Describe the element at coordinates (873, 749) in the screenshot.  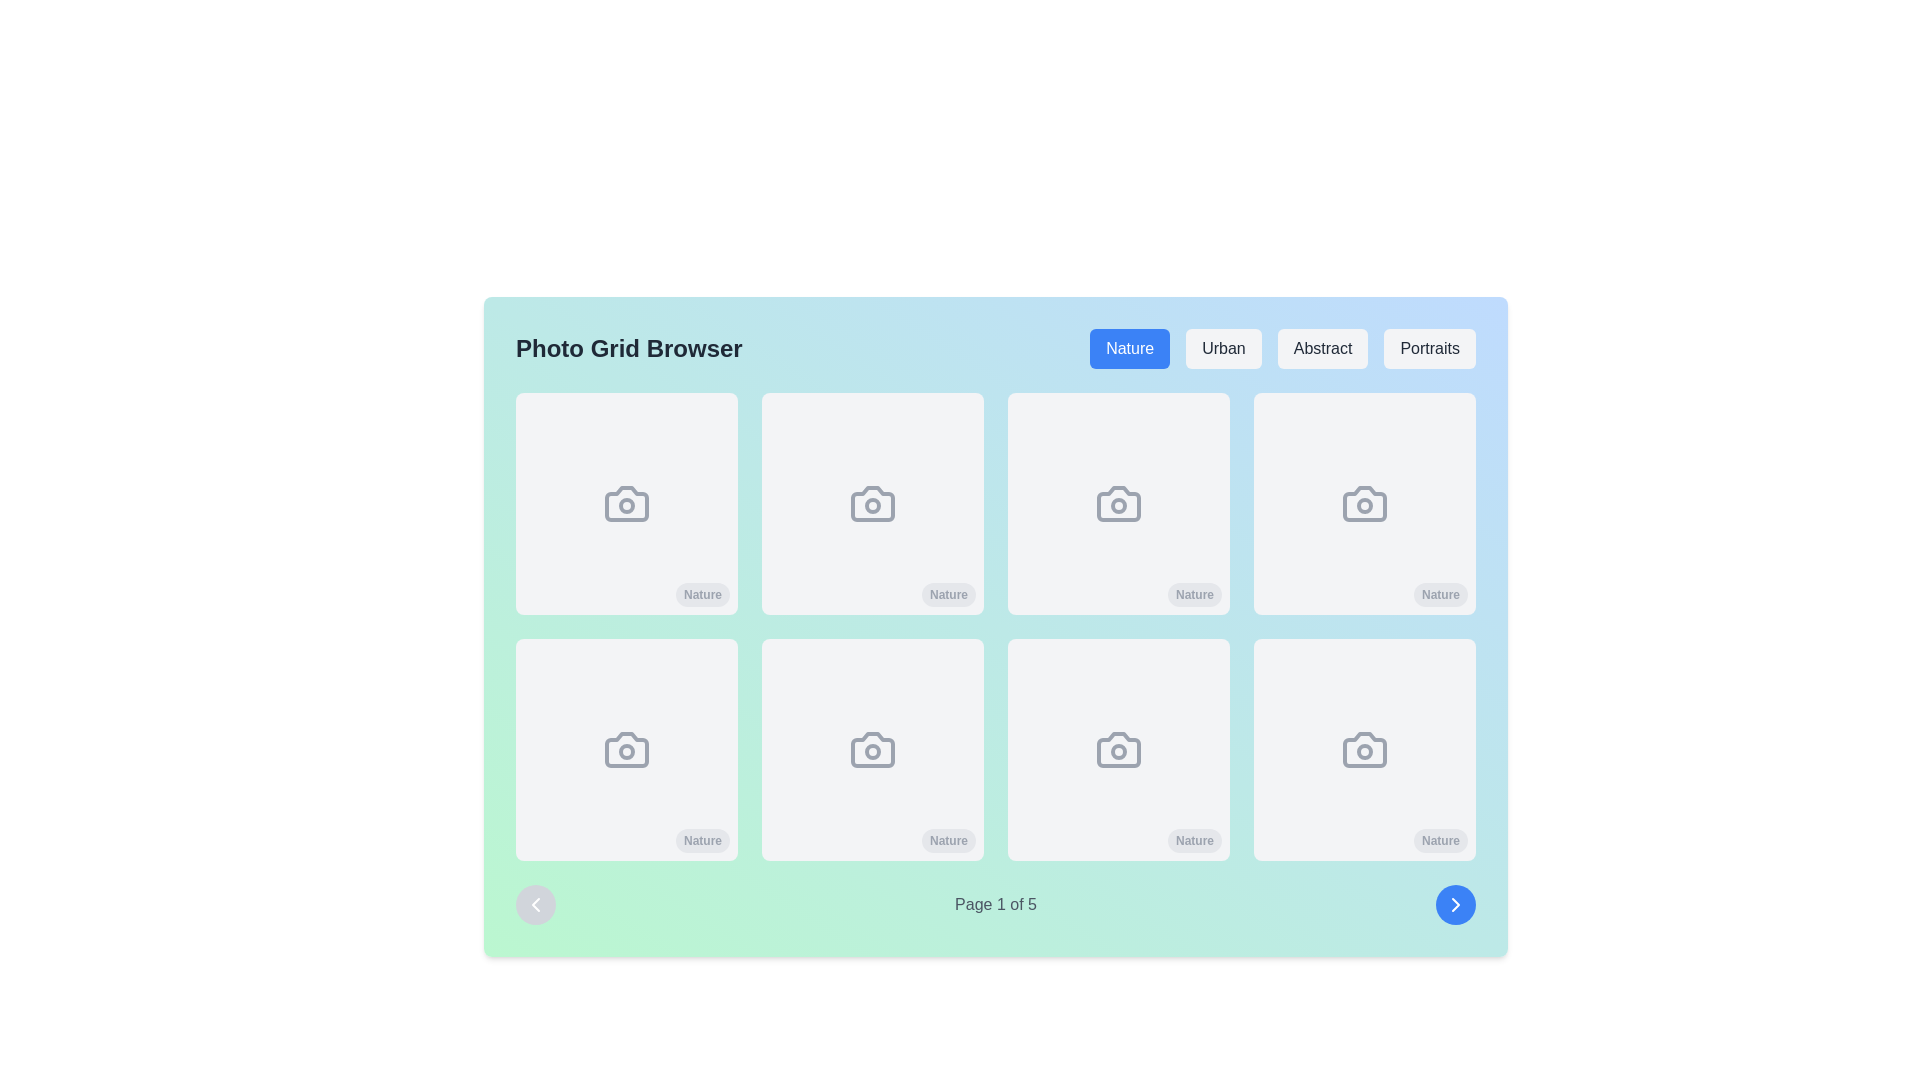
I see `the grid item labeled 'Nature' in the third column of the second row` at that location.